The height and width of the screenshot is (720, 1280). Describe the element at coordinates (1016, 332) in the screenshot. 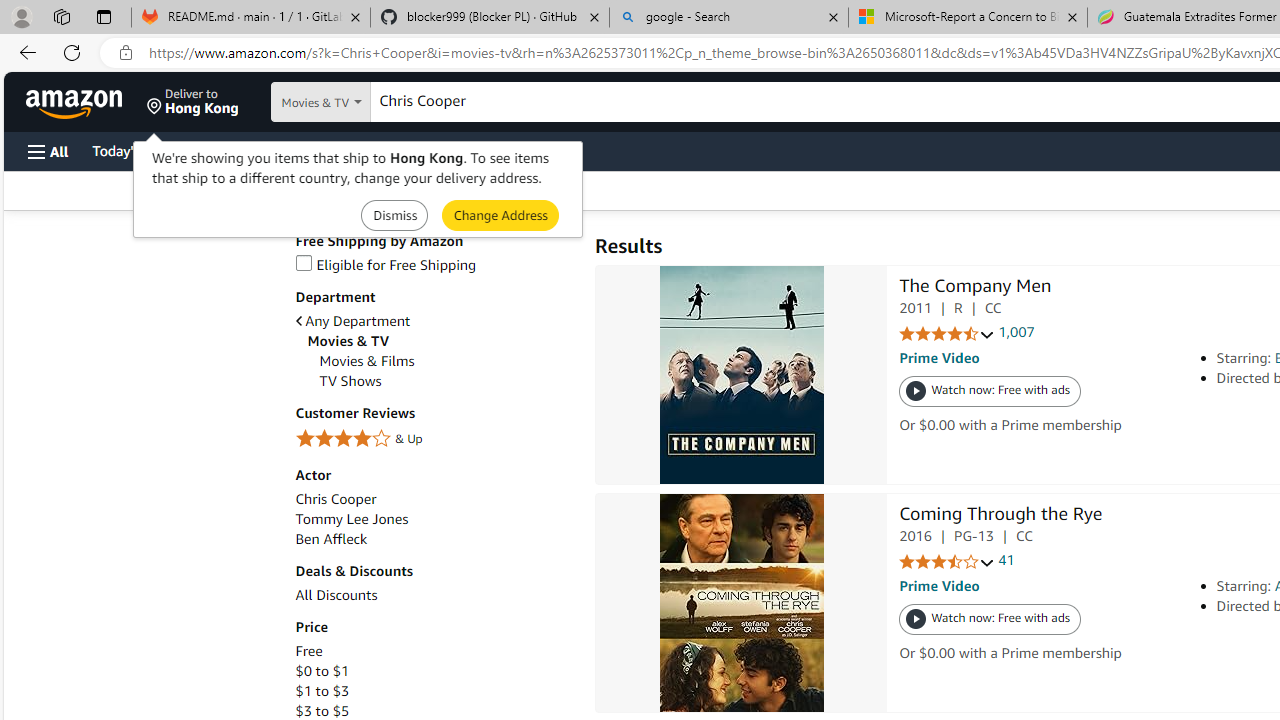

I see `'1,007'` at that location.